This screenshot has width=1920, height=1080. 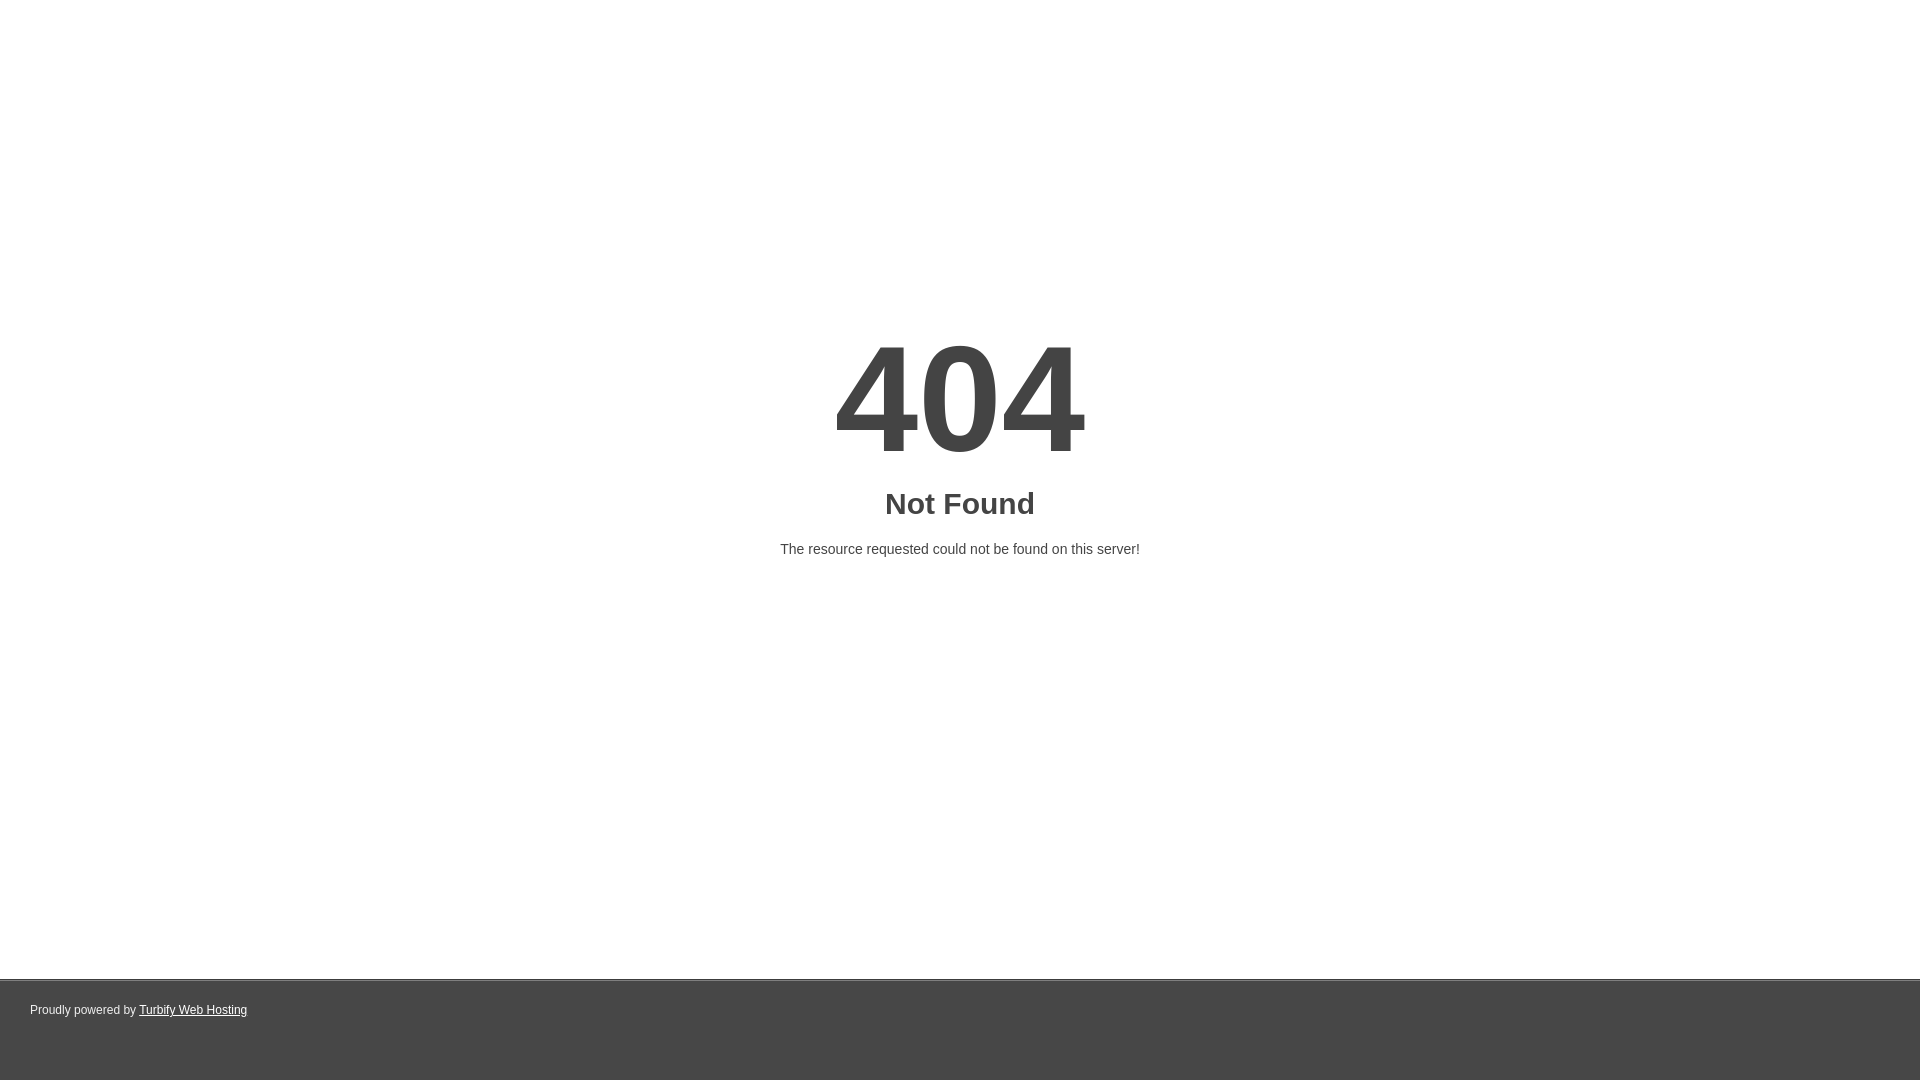 What do you see at coordinates (192, 1010) in the screenshot?
I see `'Turbify Web Hosting'` at bounding box center [192, 1010].